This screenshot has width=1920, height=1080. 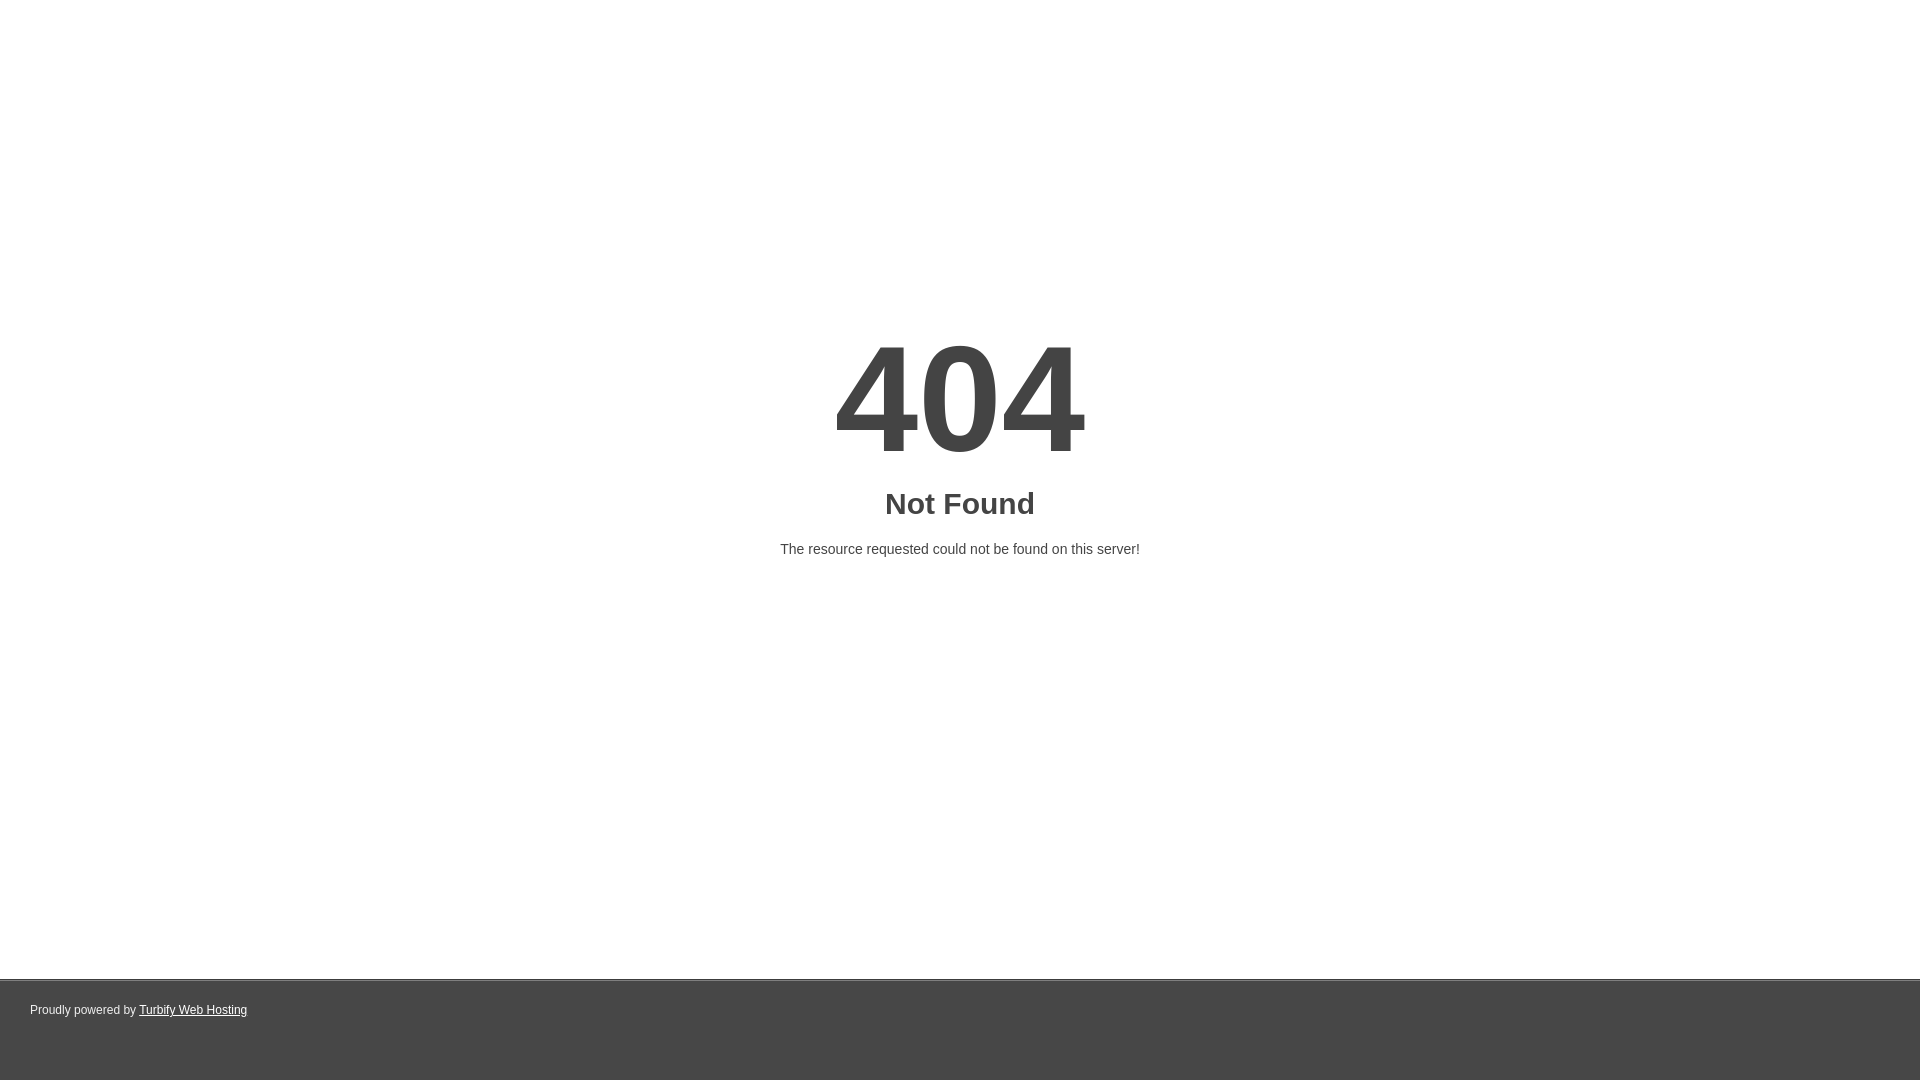 What do you see at coordinates (192, 1010) in the screenshot?
I see `'Turbify Web Hosting'` at bounding box center [192, 1010].